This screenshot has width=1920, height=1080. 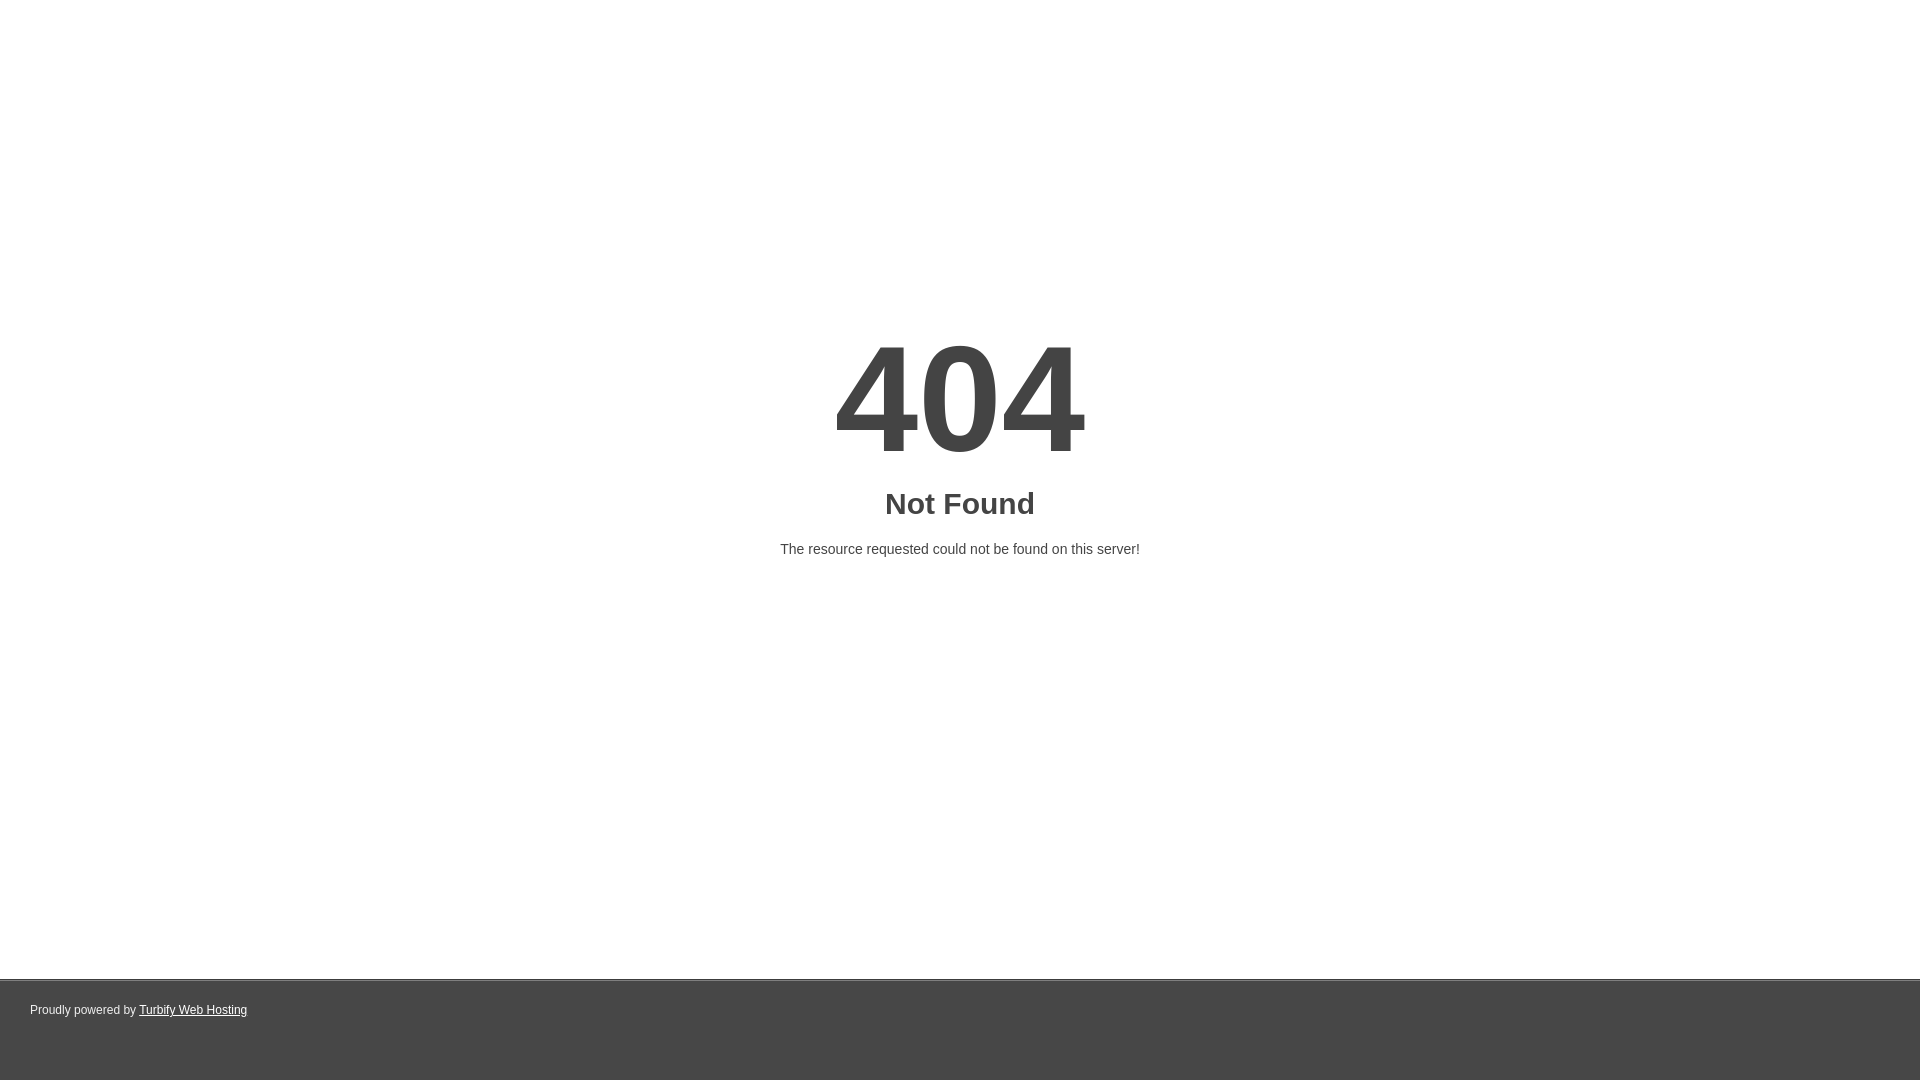 What do you see at coordinates (192, 1010) in the screenshot?
I see `'Turbify Web Hosting'` at bounding box center [192, 1010].